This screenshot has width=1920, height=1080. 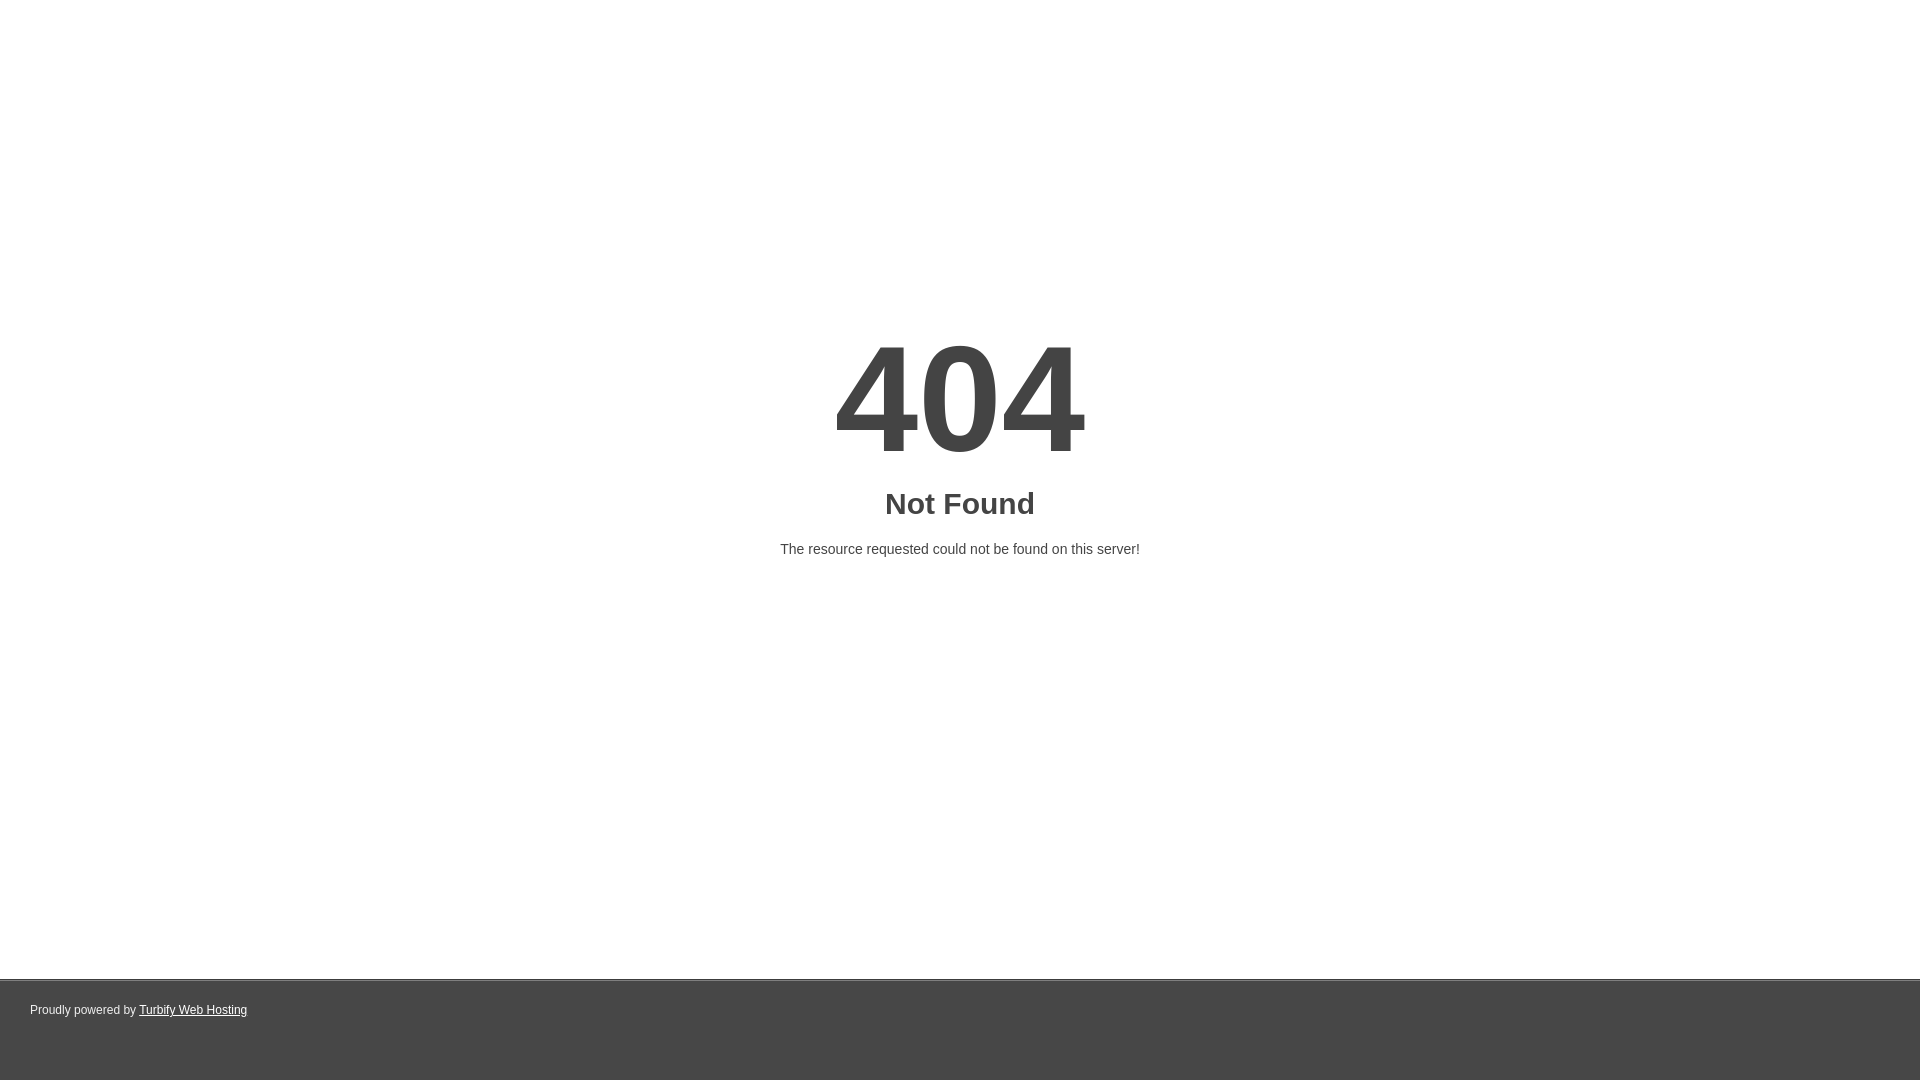 What do you see at coordinates (192, 1010) in the screenshot?
I see `'Turbify Web Hosting'` at bounding box center [192, 1010].